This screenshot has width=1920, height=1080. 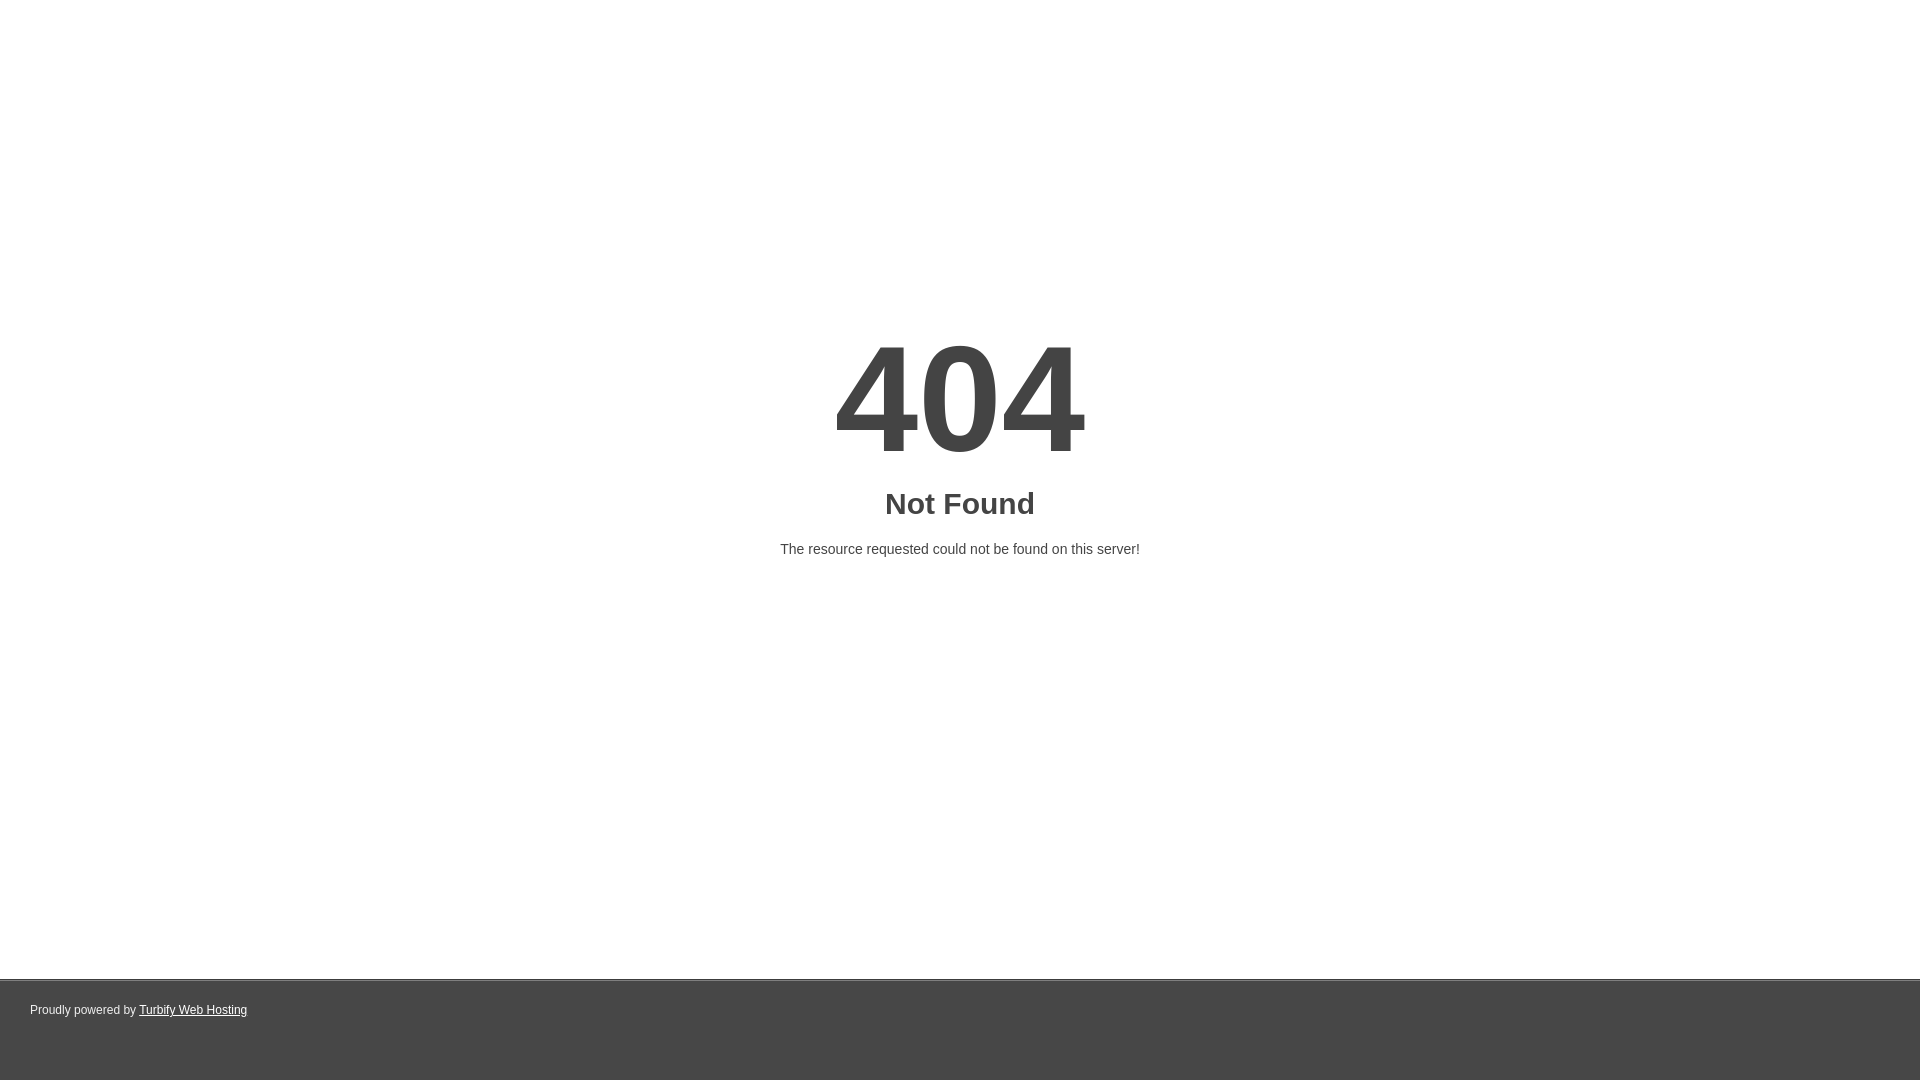 What do you see at coordinates (192, 1010) in the screenshot?
I see `'Turbify Web Hosting'` at bounding box center [192, 1010].